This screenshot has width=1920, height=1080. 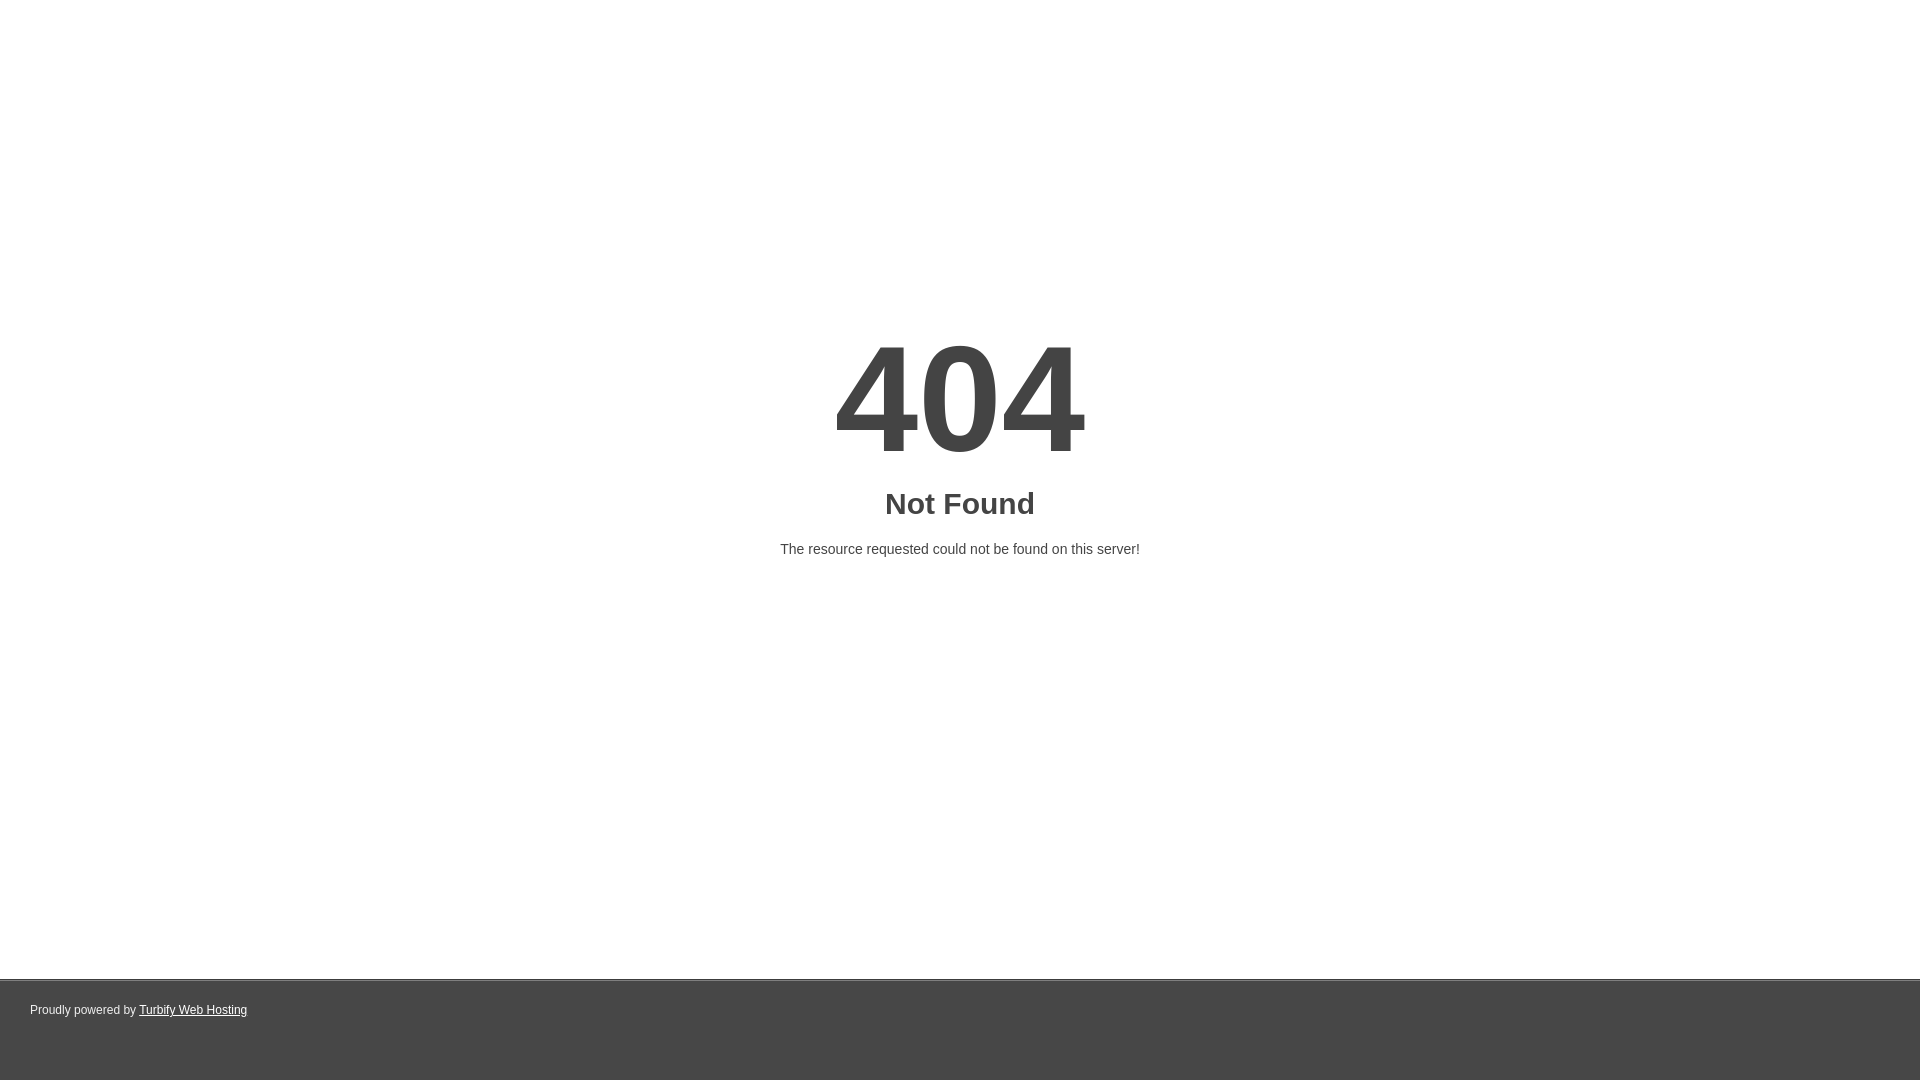 What do you see at coordinates (192, 1010) in the screenshot?
I see `'Turbify Web Hosting'` at bounding box center [192, 1010].